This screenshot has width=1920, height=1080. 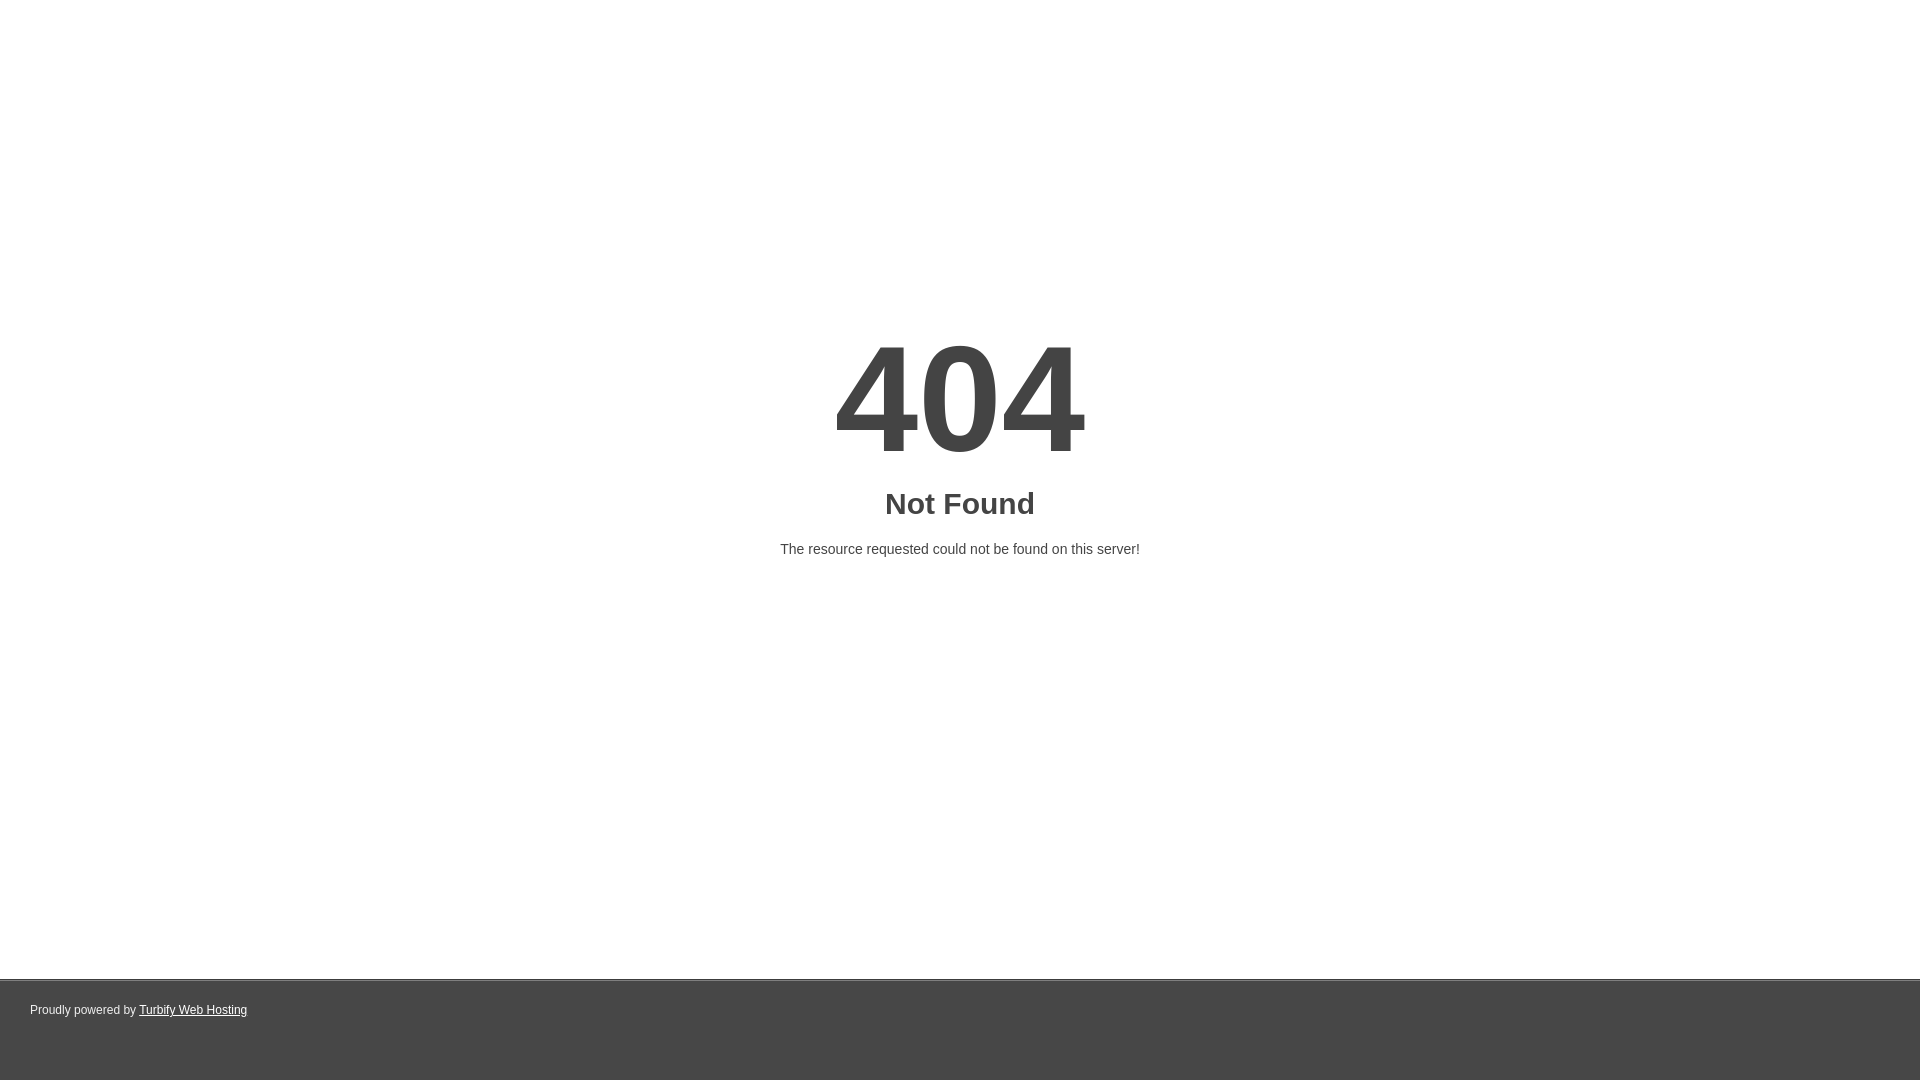 What do you see at coordinates (192, 1010) in the screenshot?
I see `'Turbify Web Hosting'` at bounding box center [192, 1010].